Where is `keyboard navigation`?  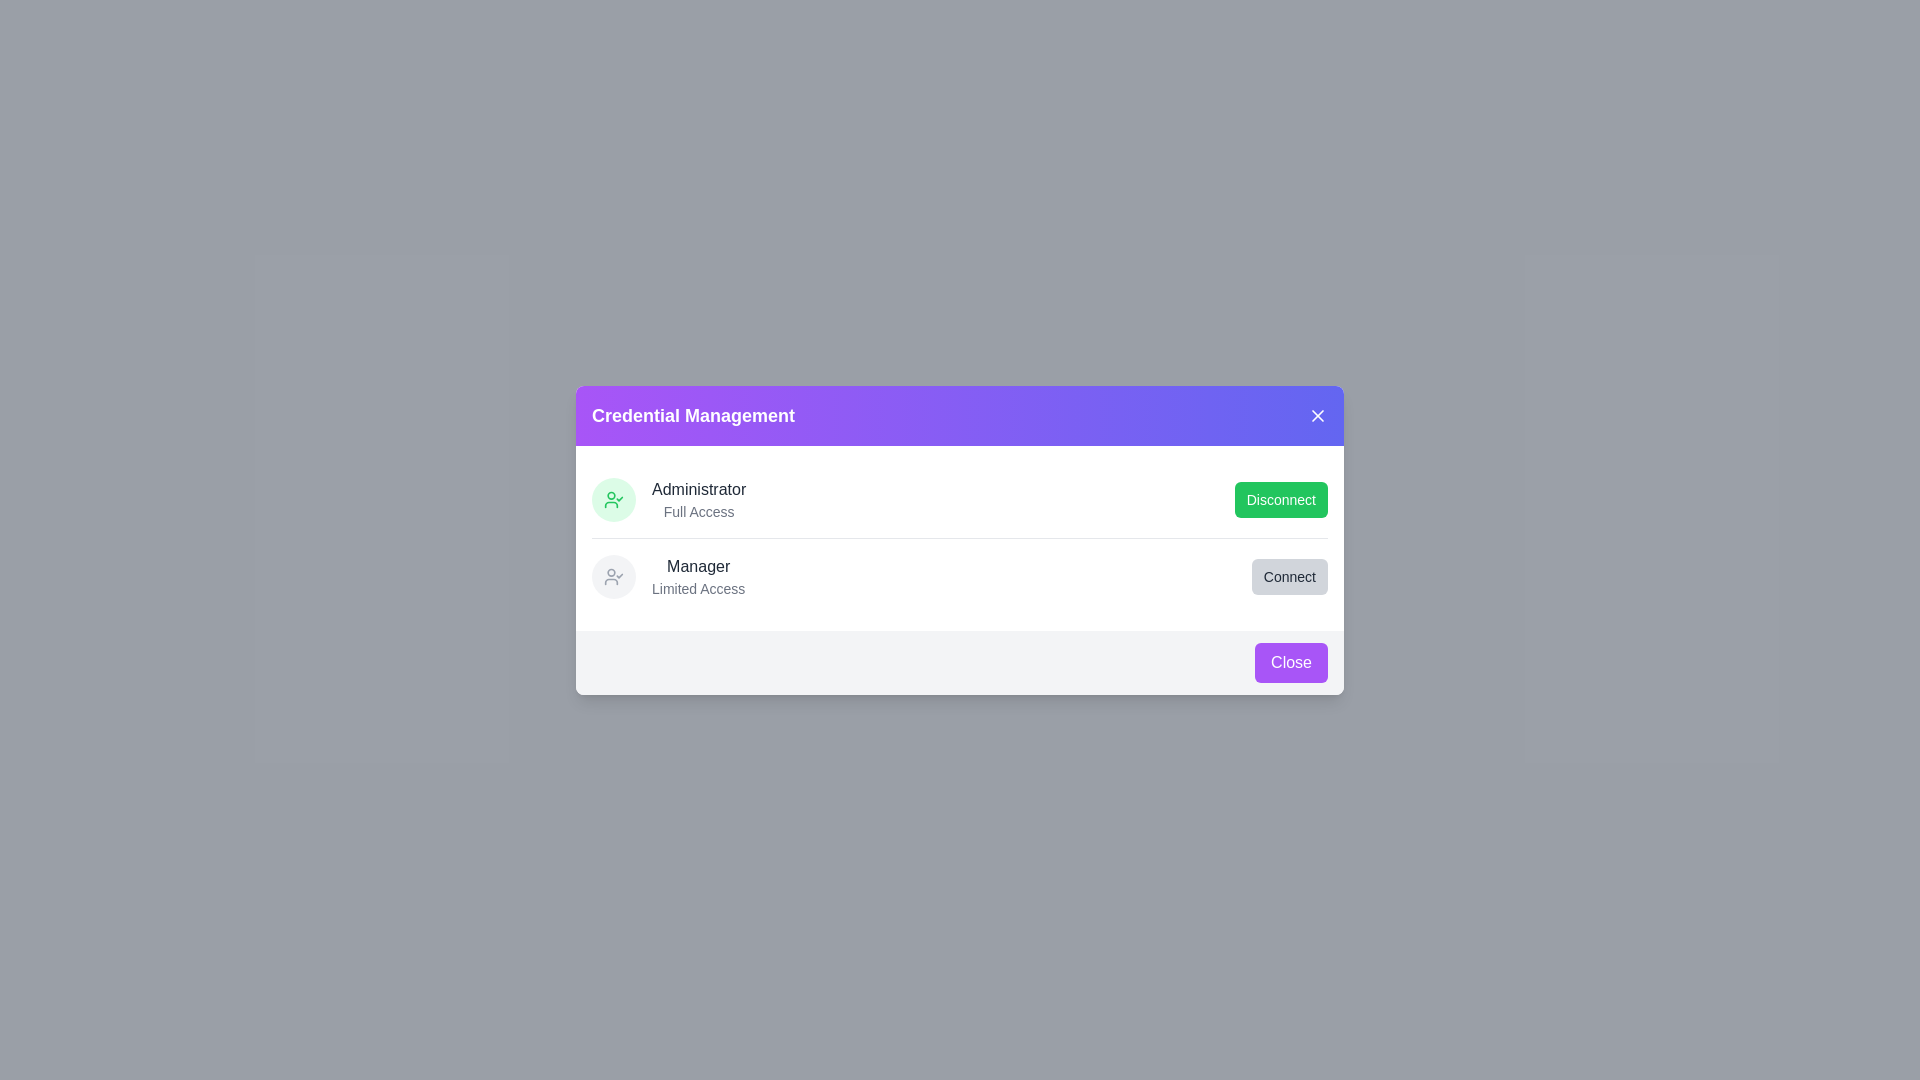
keyboard navigation is located at coordinates (1289, 576).